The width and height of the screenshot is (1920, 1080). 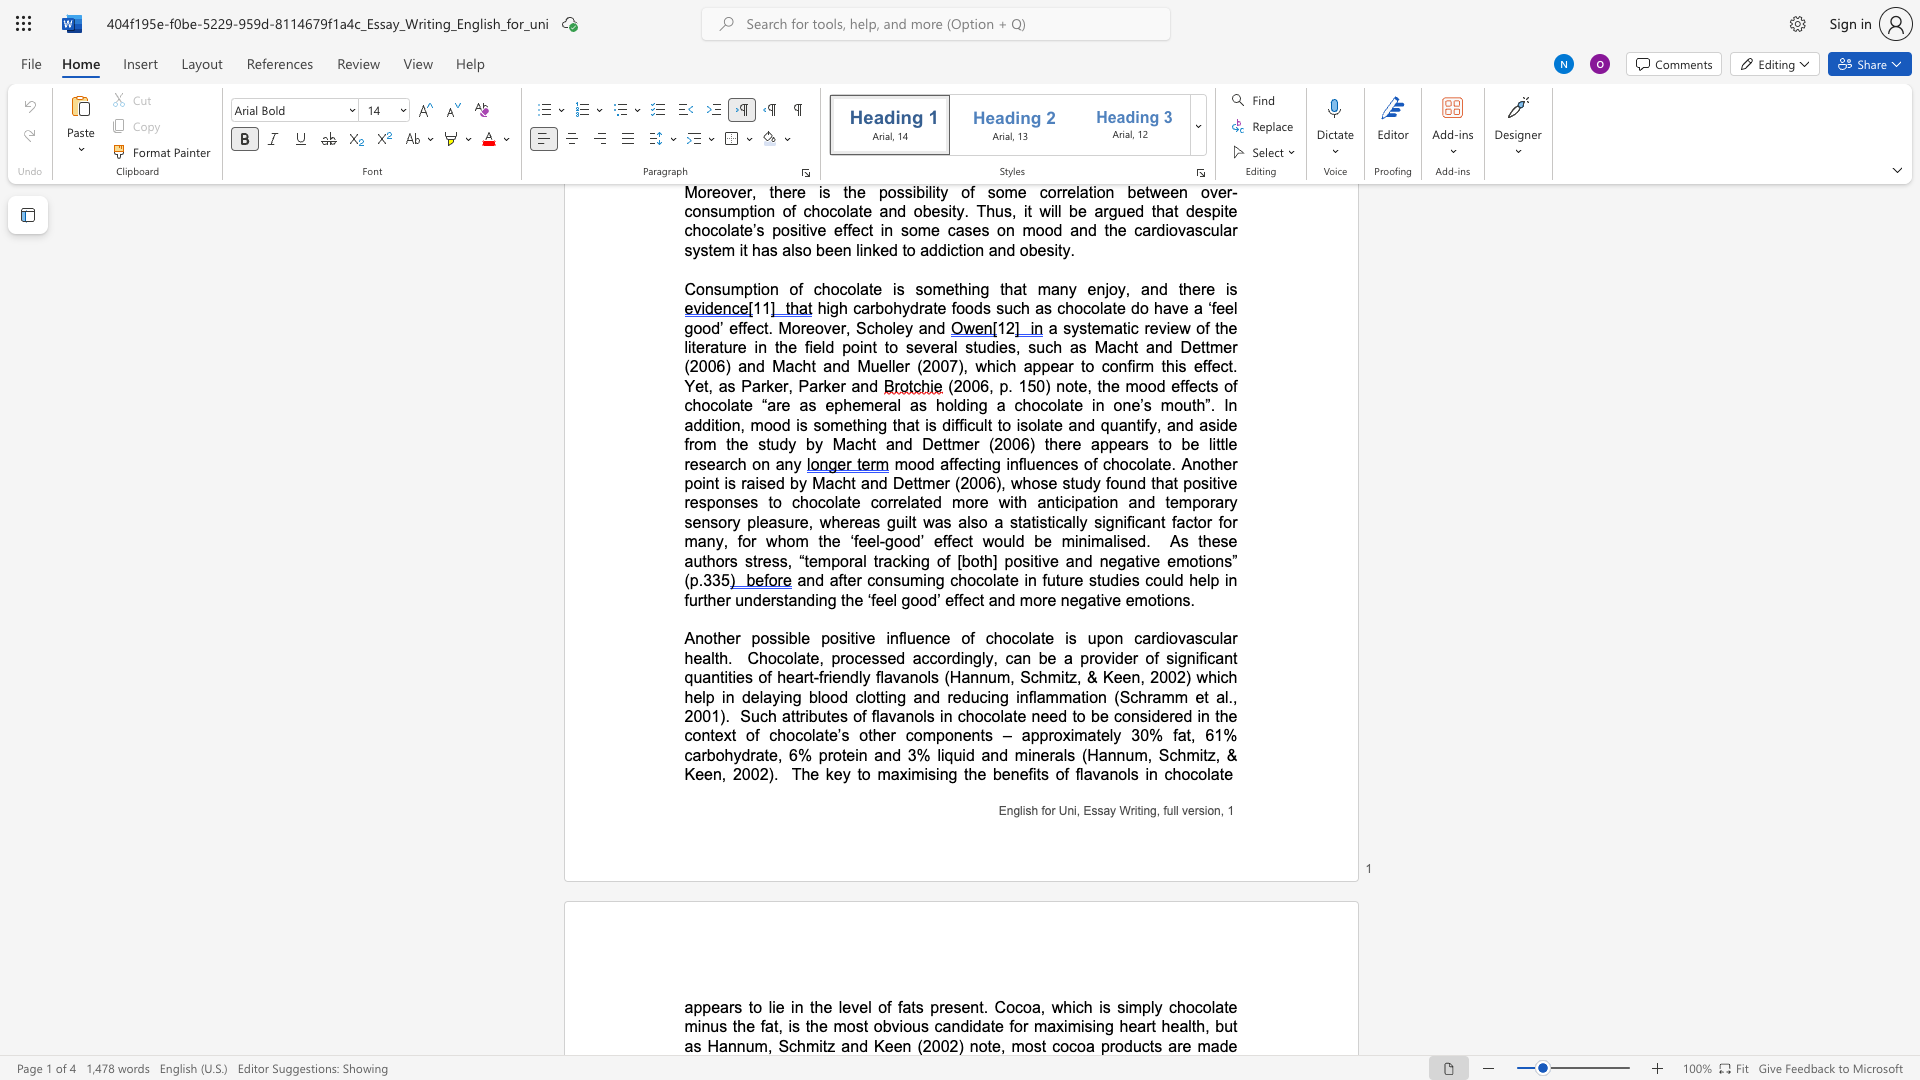 I want to click on the subset text "ucing inflammation (Schramm e" within the text "Chocolate, processed accordingly, can be a provider of significant quantities of heart-friendly flavanols (Hannum, Schmitz, & Keen, 2002) which help in delaying blood clotting and reducing inflammation (Schramm et al., 2001)", so click(x=970, y=696).